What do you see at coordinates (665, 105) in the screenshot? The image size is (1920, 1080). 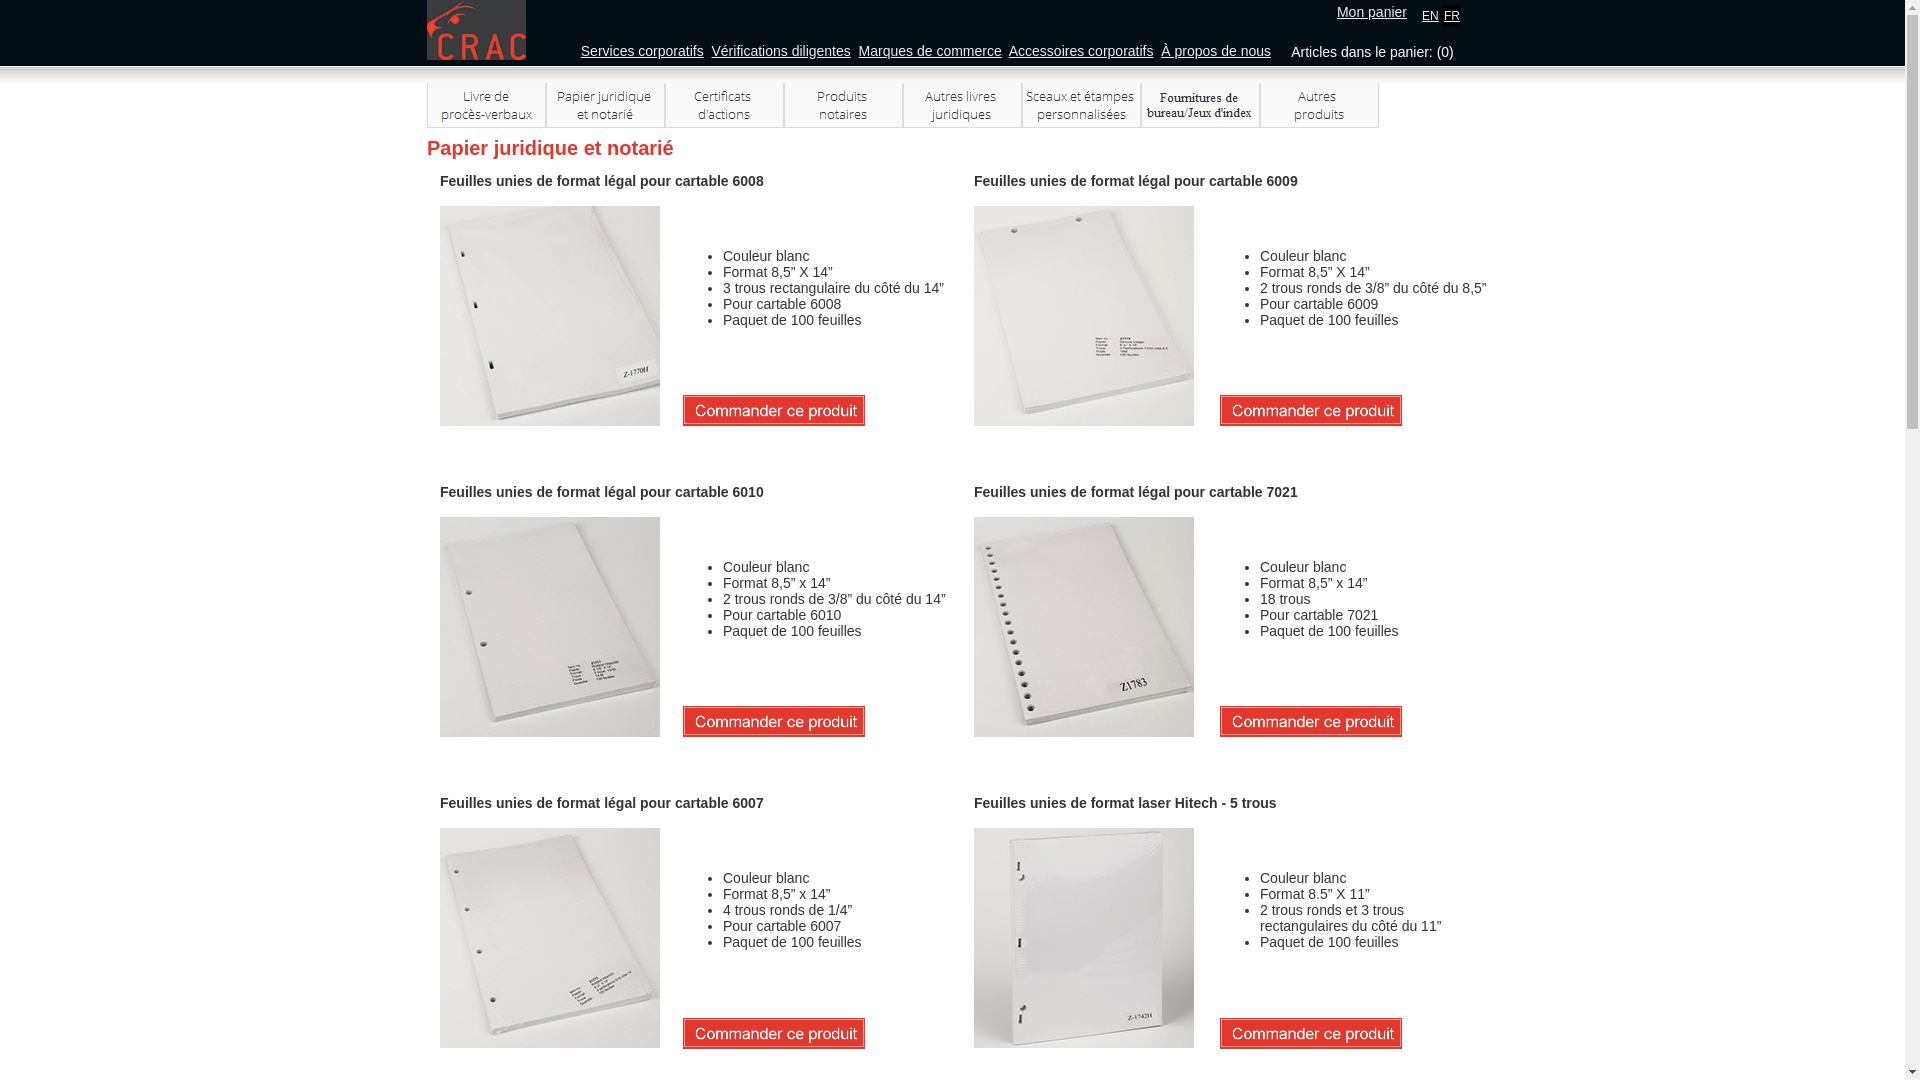 I see `'Certificats` at bounding box center [665, 105].